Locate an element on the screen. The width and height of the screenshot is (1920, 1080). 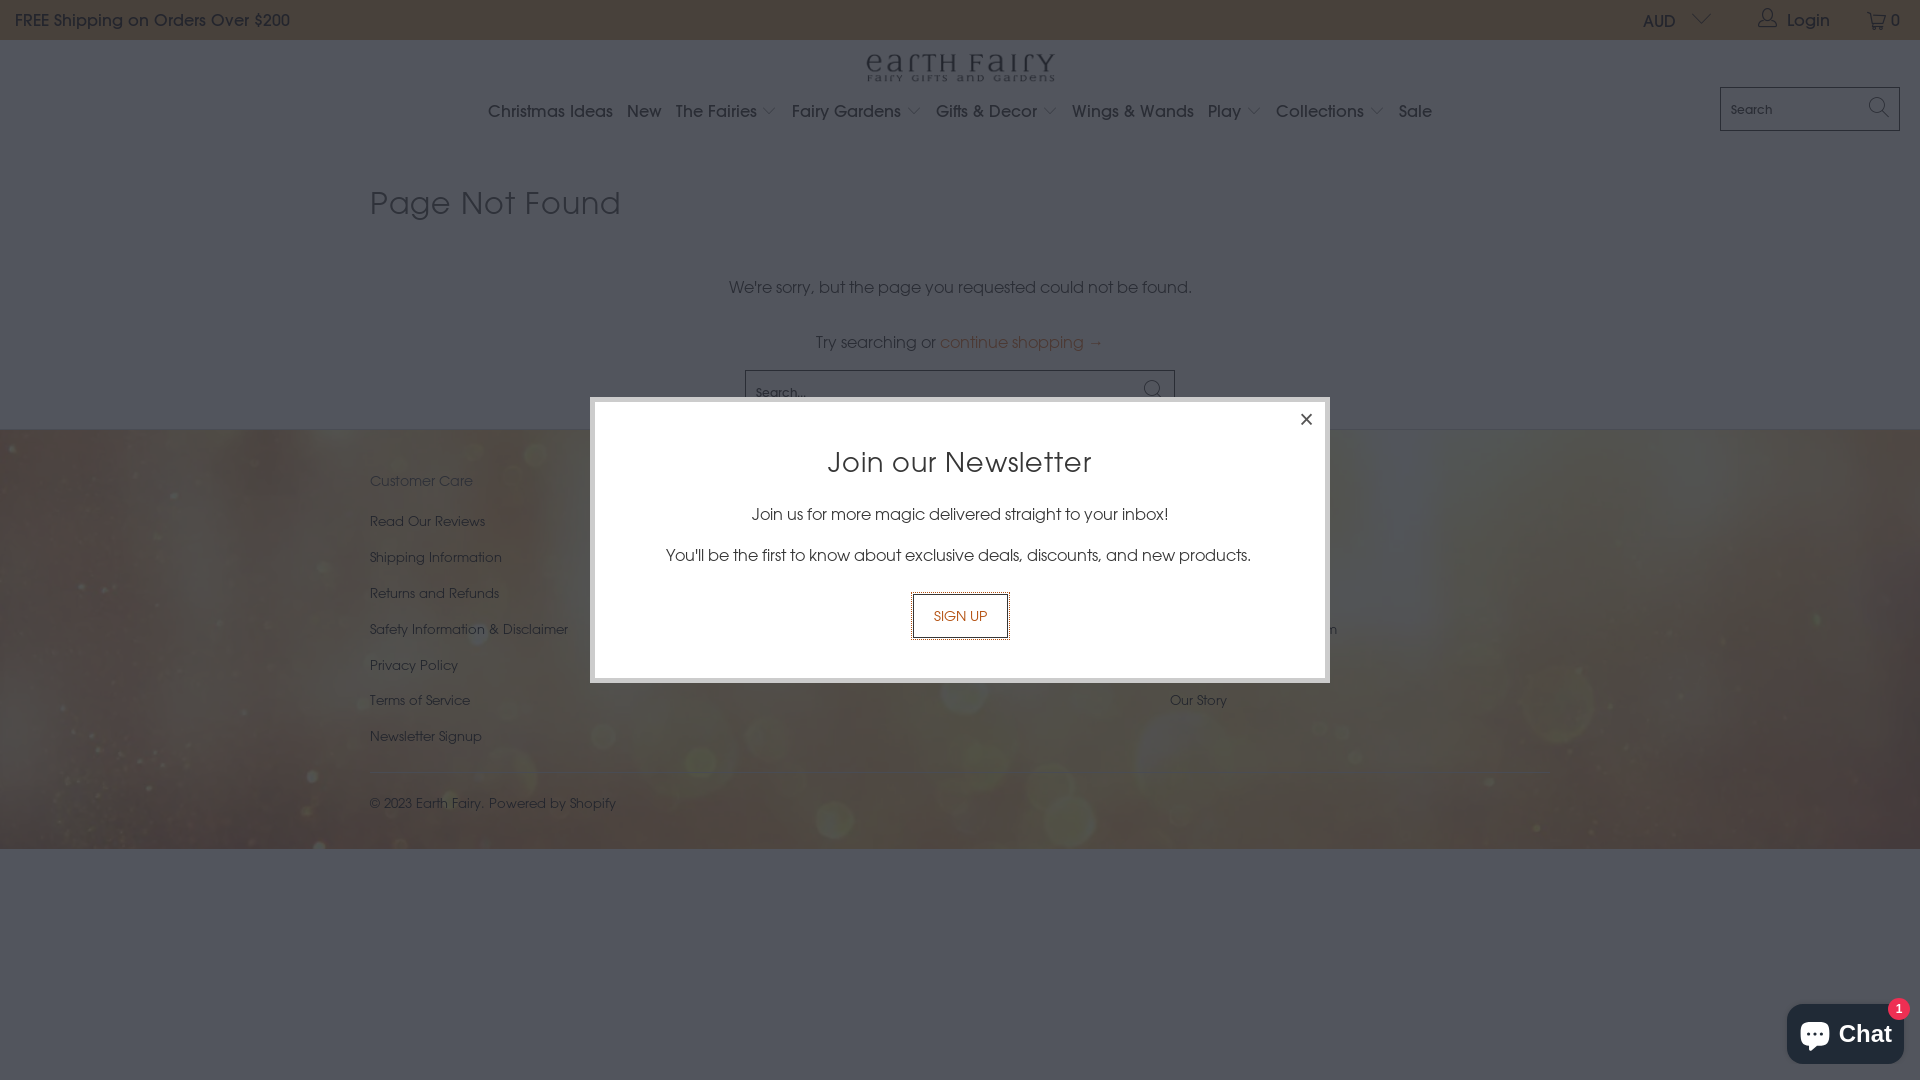
'Privacy Policy' is located at coordinates (412, 664).